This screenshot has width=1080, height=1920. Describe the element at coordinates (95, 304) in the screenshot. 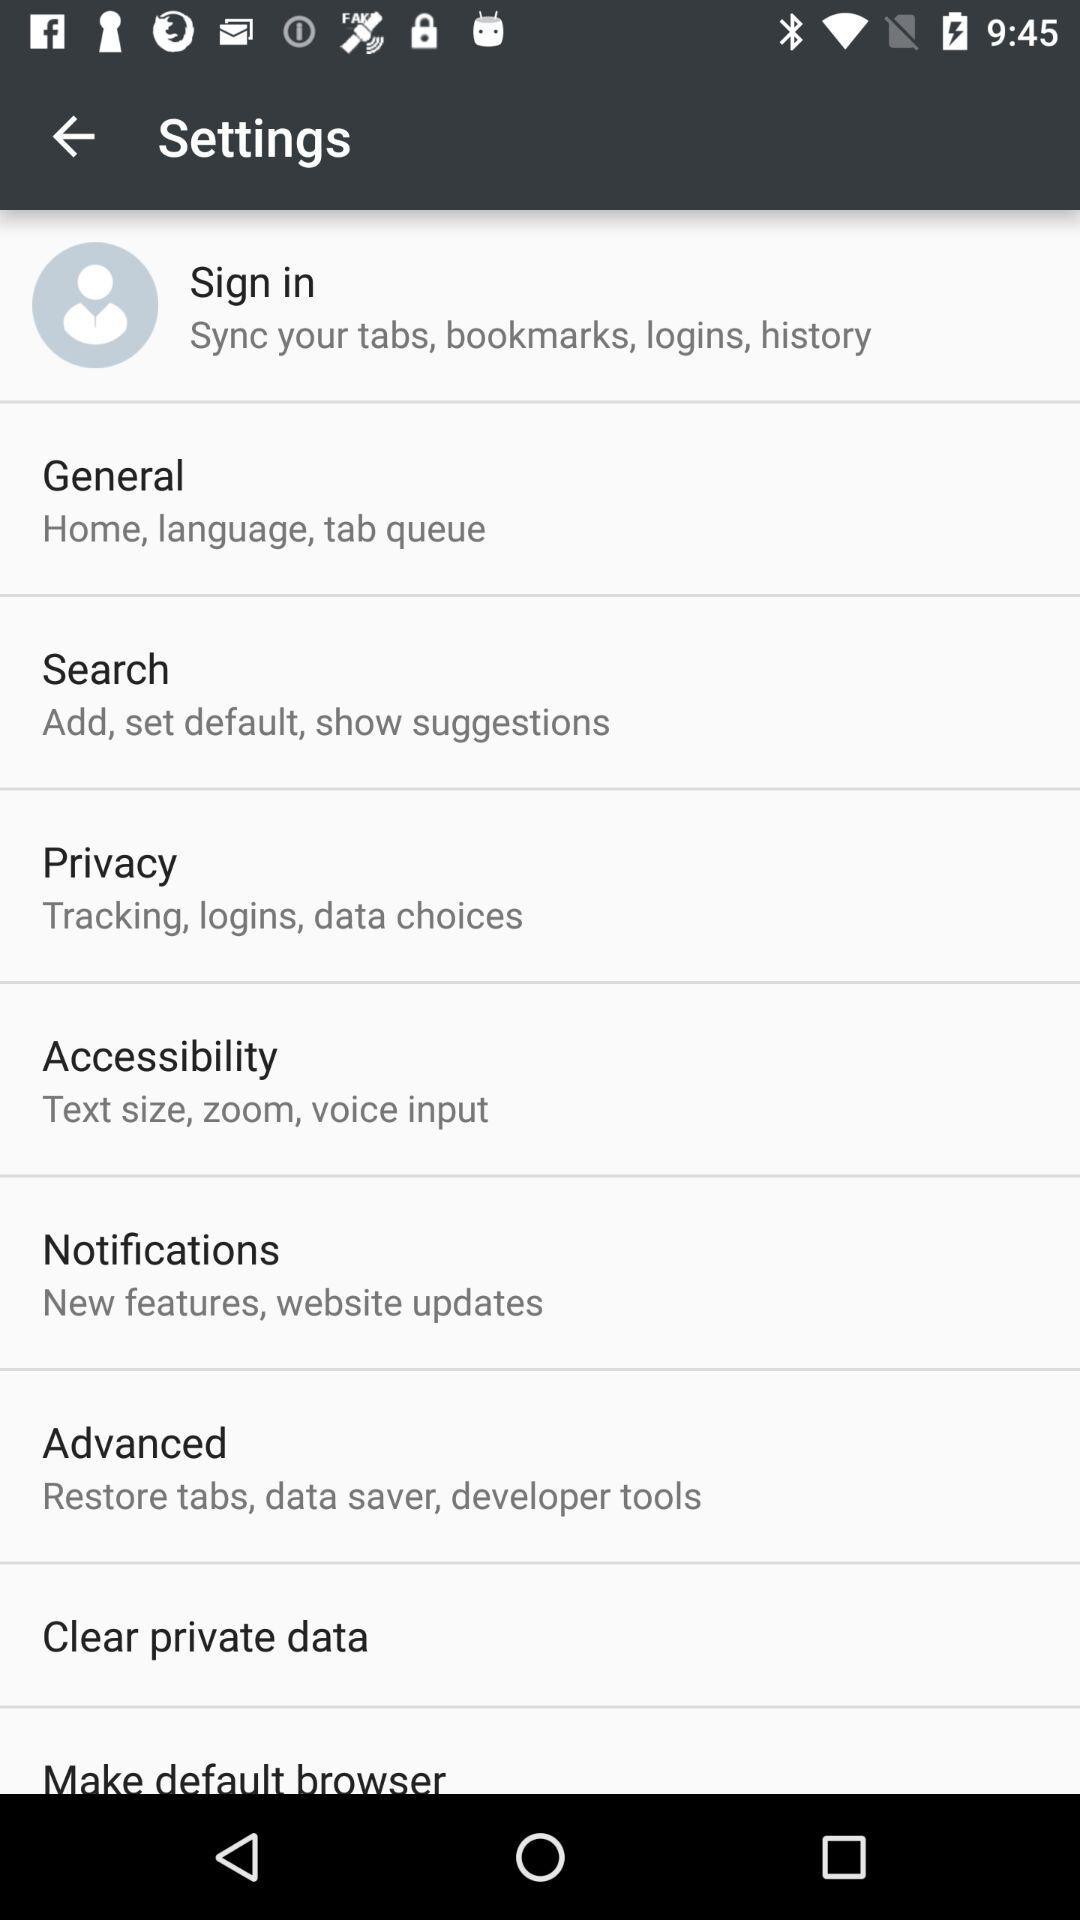

I see `icon to the left of the sign in icon` at that location.